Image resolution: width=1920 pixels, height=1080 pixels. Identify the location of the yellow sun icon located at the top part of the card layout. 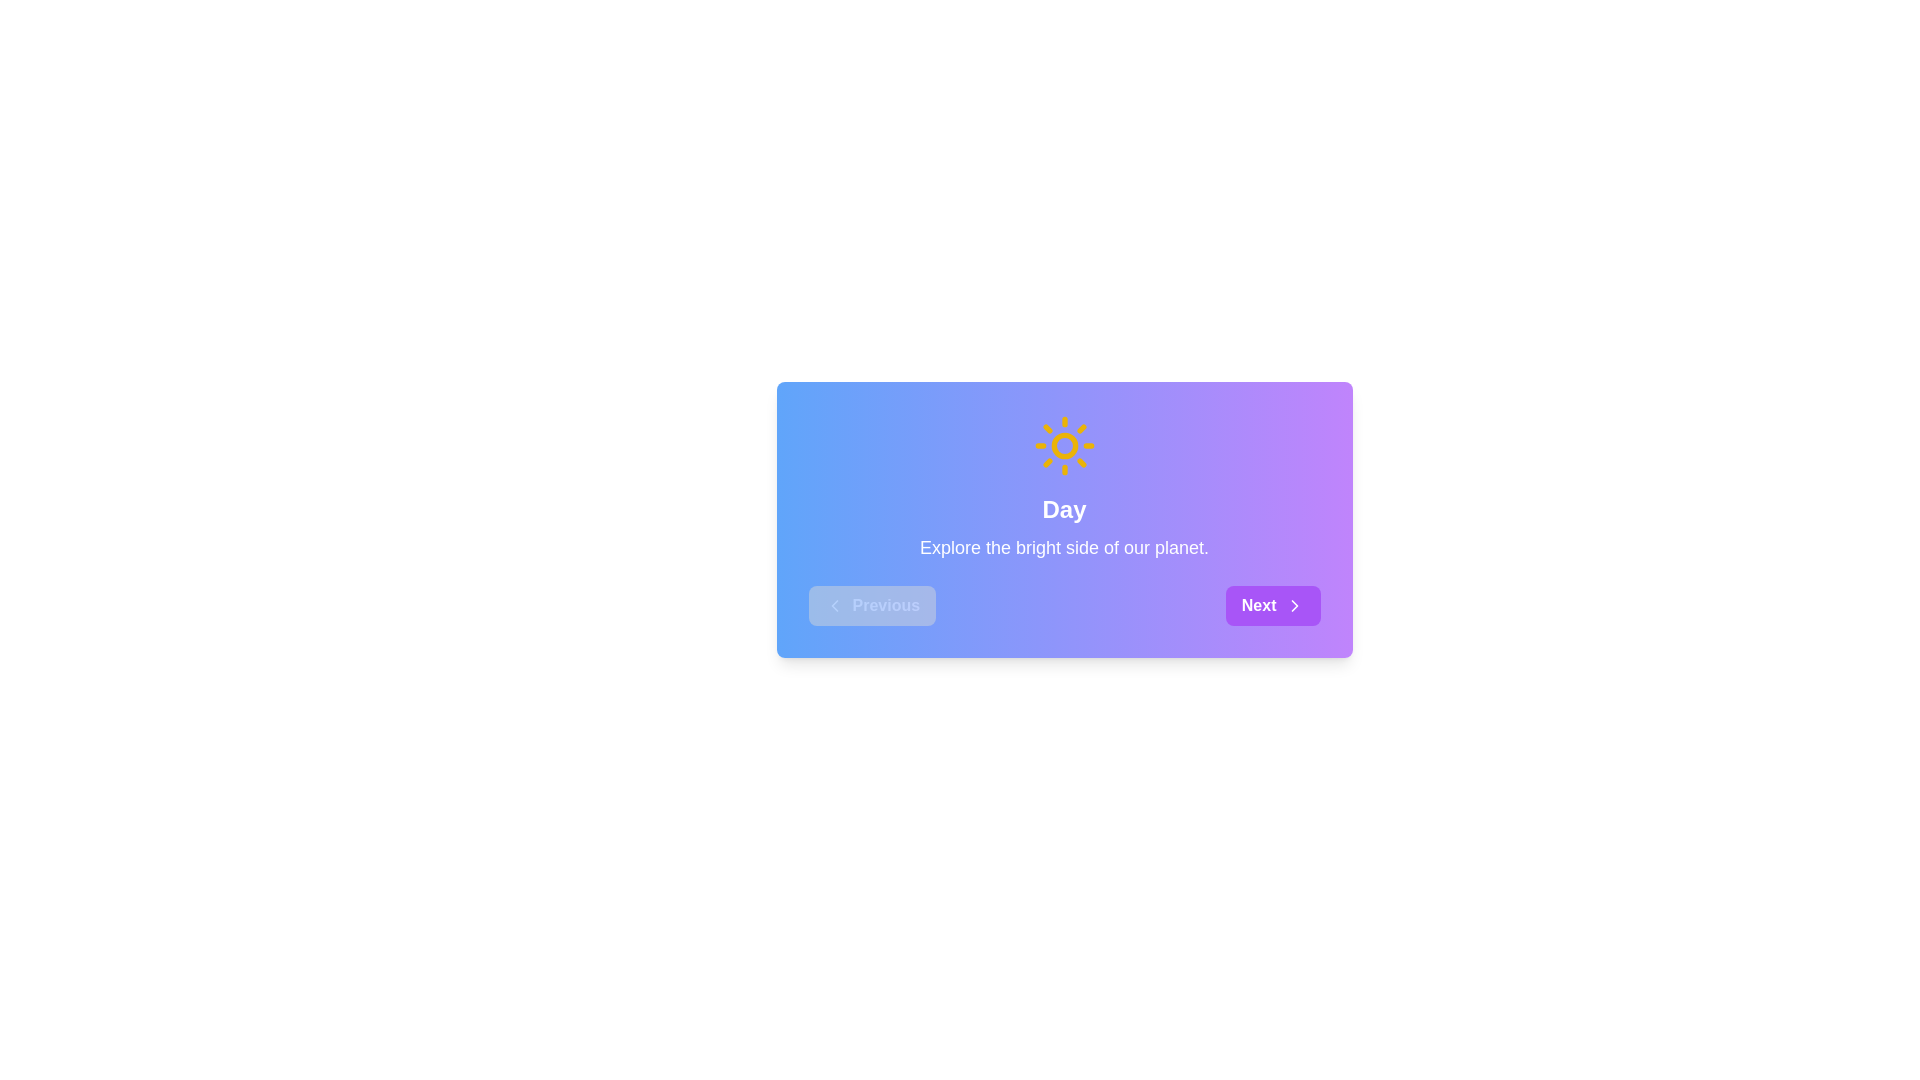
(1063, 445).